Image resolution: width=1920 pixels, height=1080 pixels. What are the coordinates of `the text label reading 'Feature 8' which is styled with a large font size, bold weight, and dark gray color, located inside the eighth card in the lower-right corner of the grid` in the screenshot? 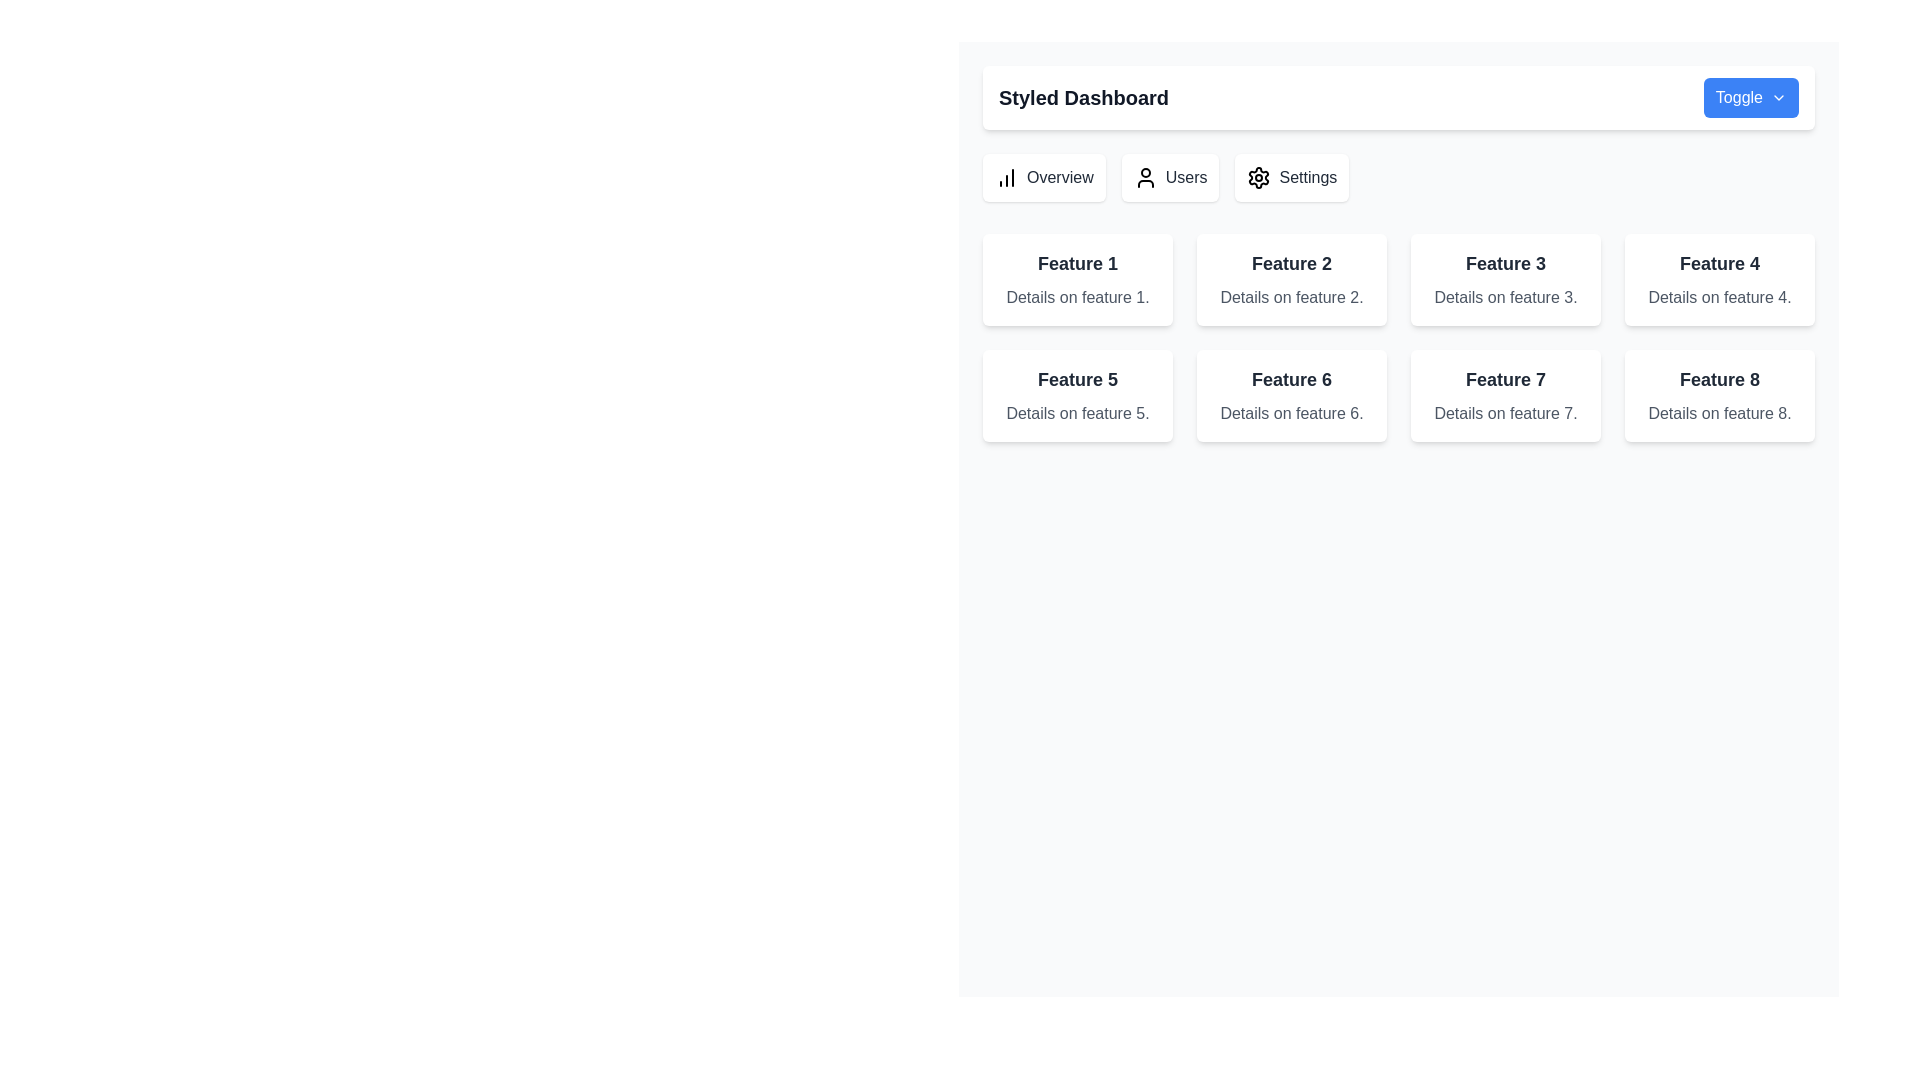 It's located at (1718, 380).